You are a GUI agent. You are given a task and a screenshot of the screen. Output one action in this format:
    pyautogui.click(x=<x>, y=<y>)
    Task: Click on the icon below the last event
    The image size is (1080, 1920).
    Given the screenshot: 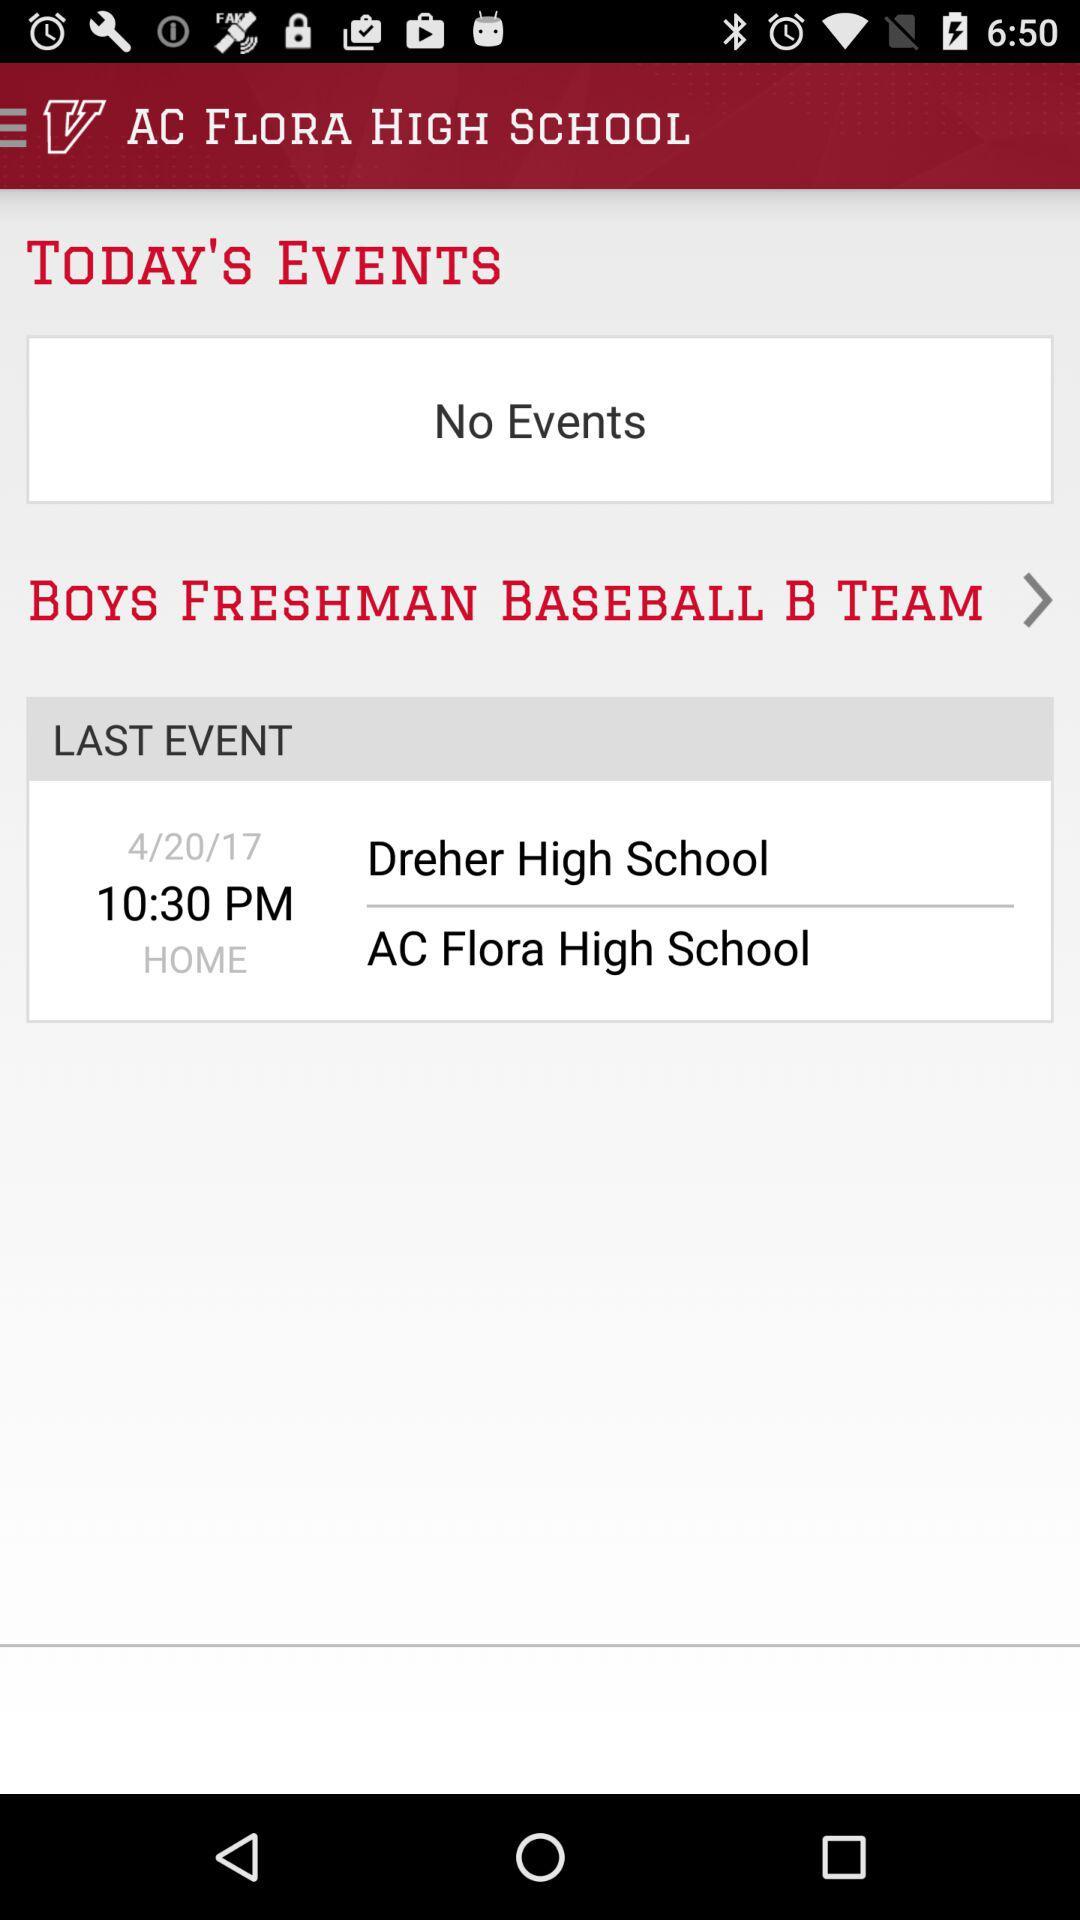 What is the action you would take?
    pyautogui.click(x=195, y=845)
    